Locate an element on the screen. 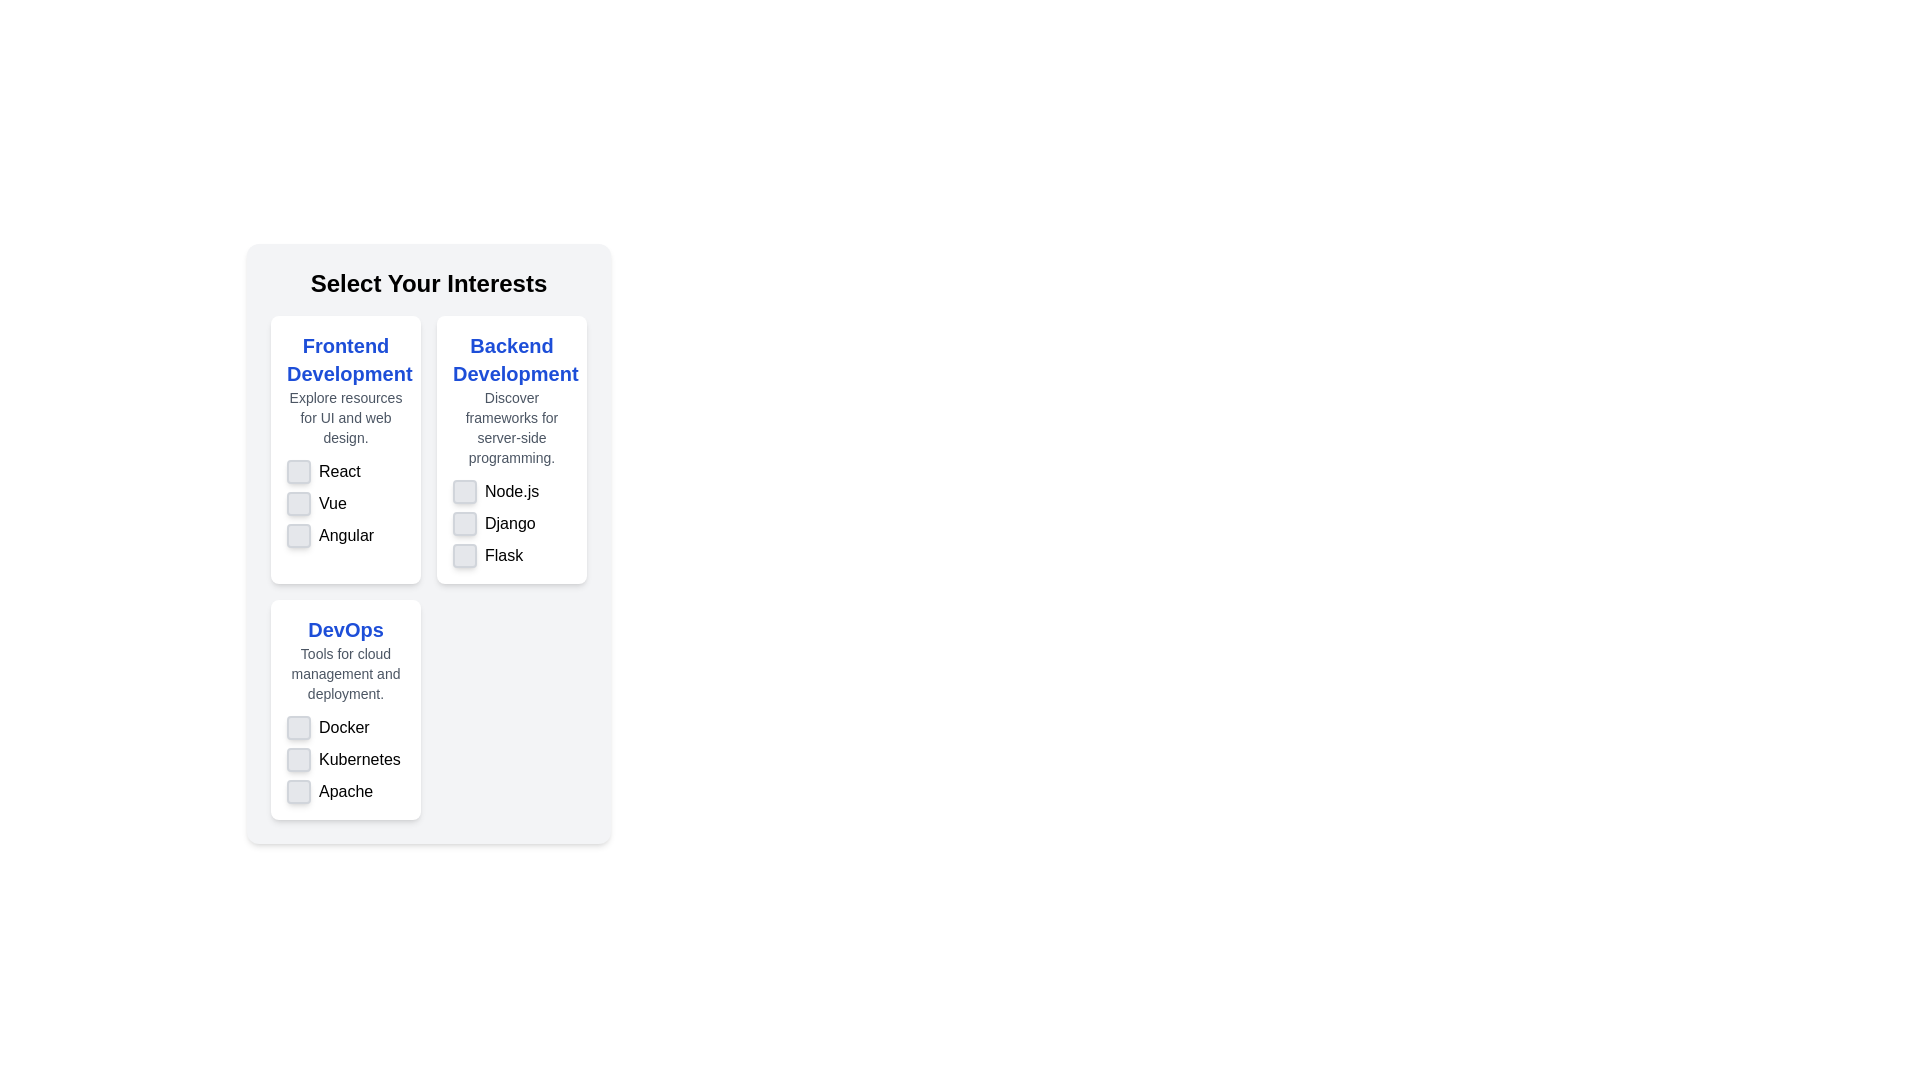 Image resolution: width=1920 pixels, height=1080 pixels. the empty square-shaped checkbox with rounded corners is located at coordinates (297, 790).